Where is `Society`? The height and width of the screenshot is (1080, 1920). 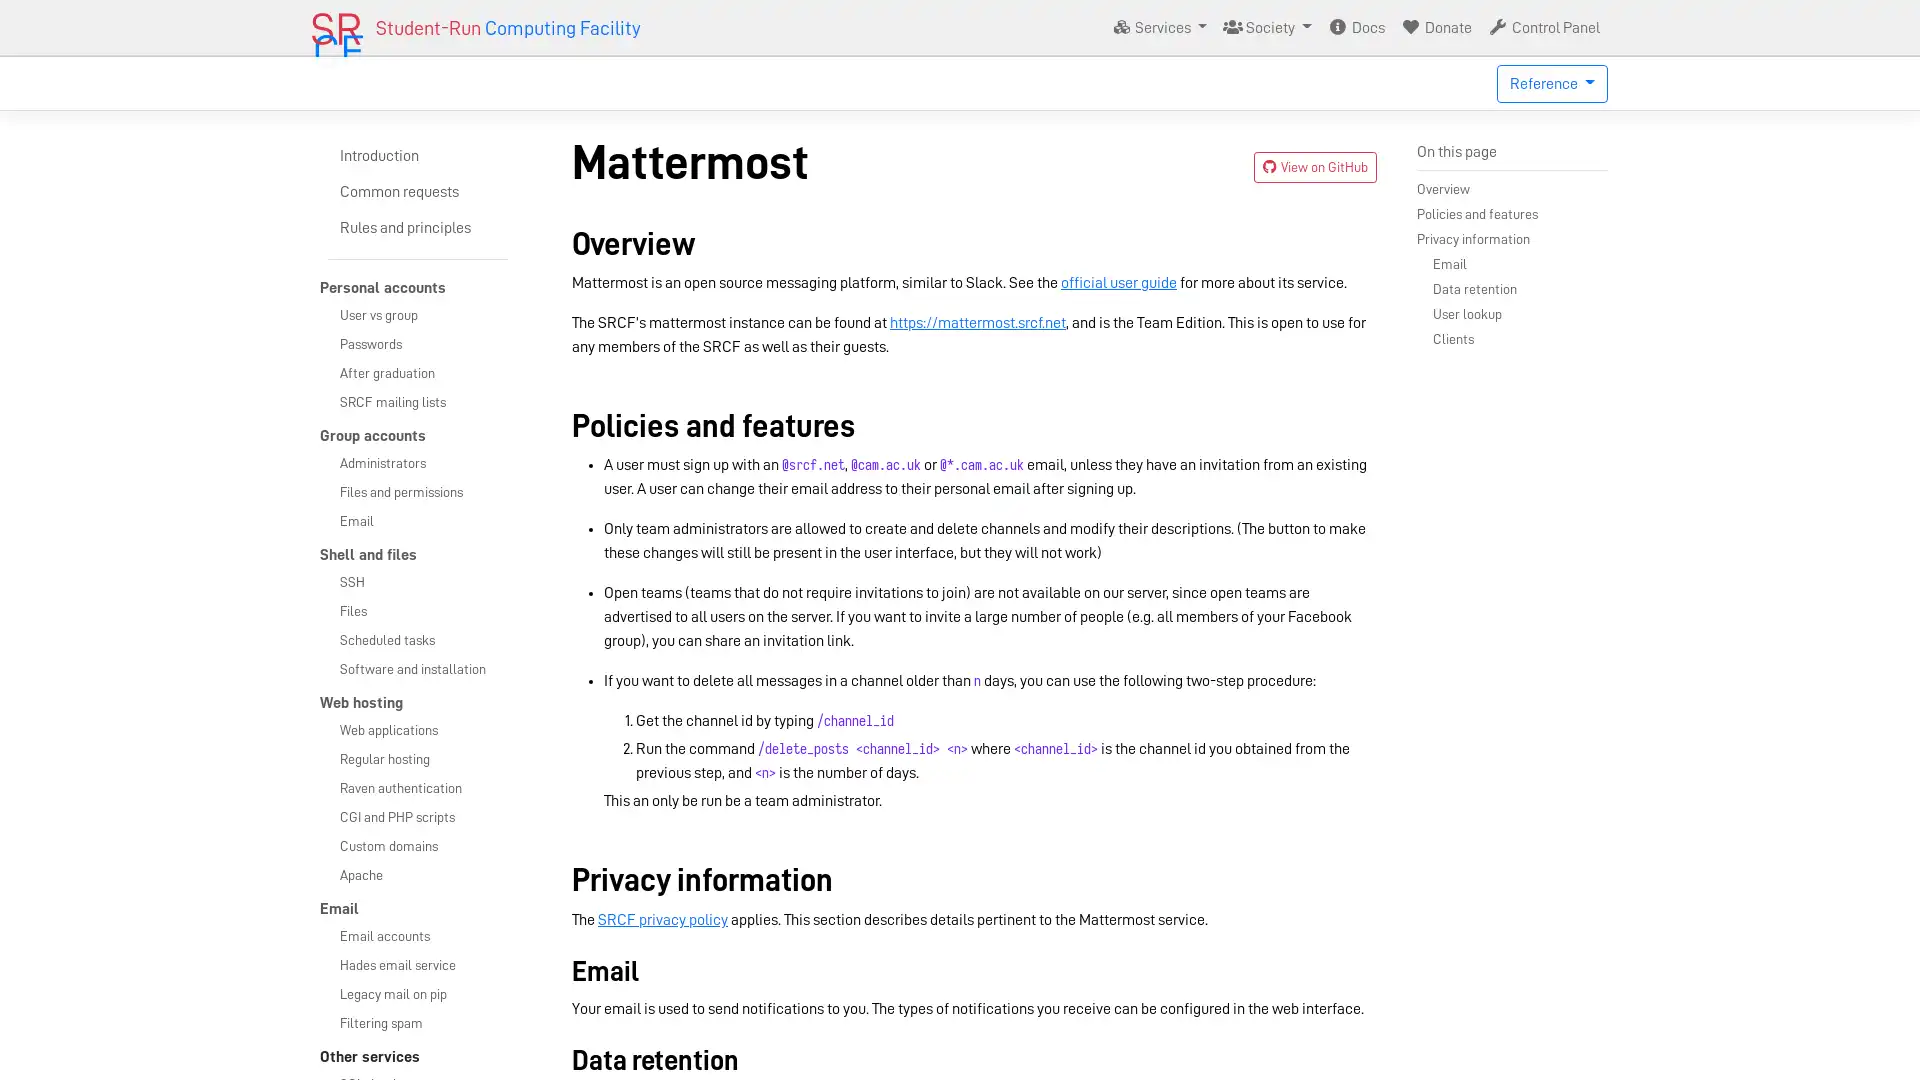 Society is located at coordinates (1266, 27).